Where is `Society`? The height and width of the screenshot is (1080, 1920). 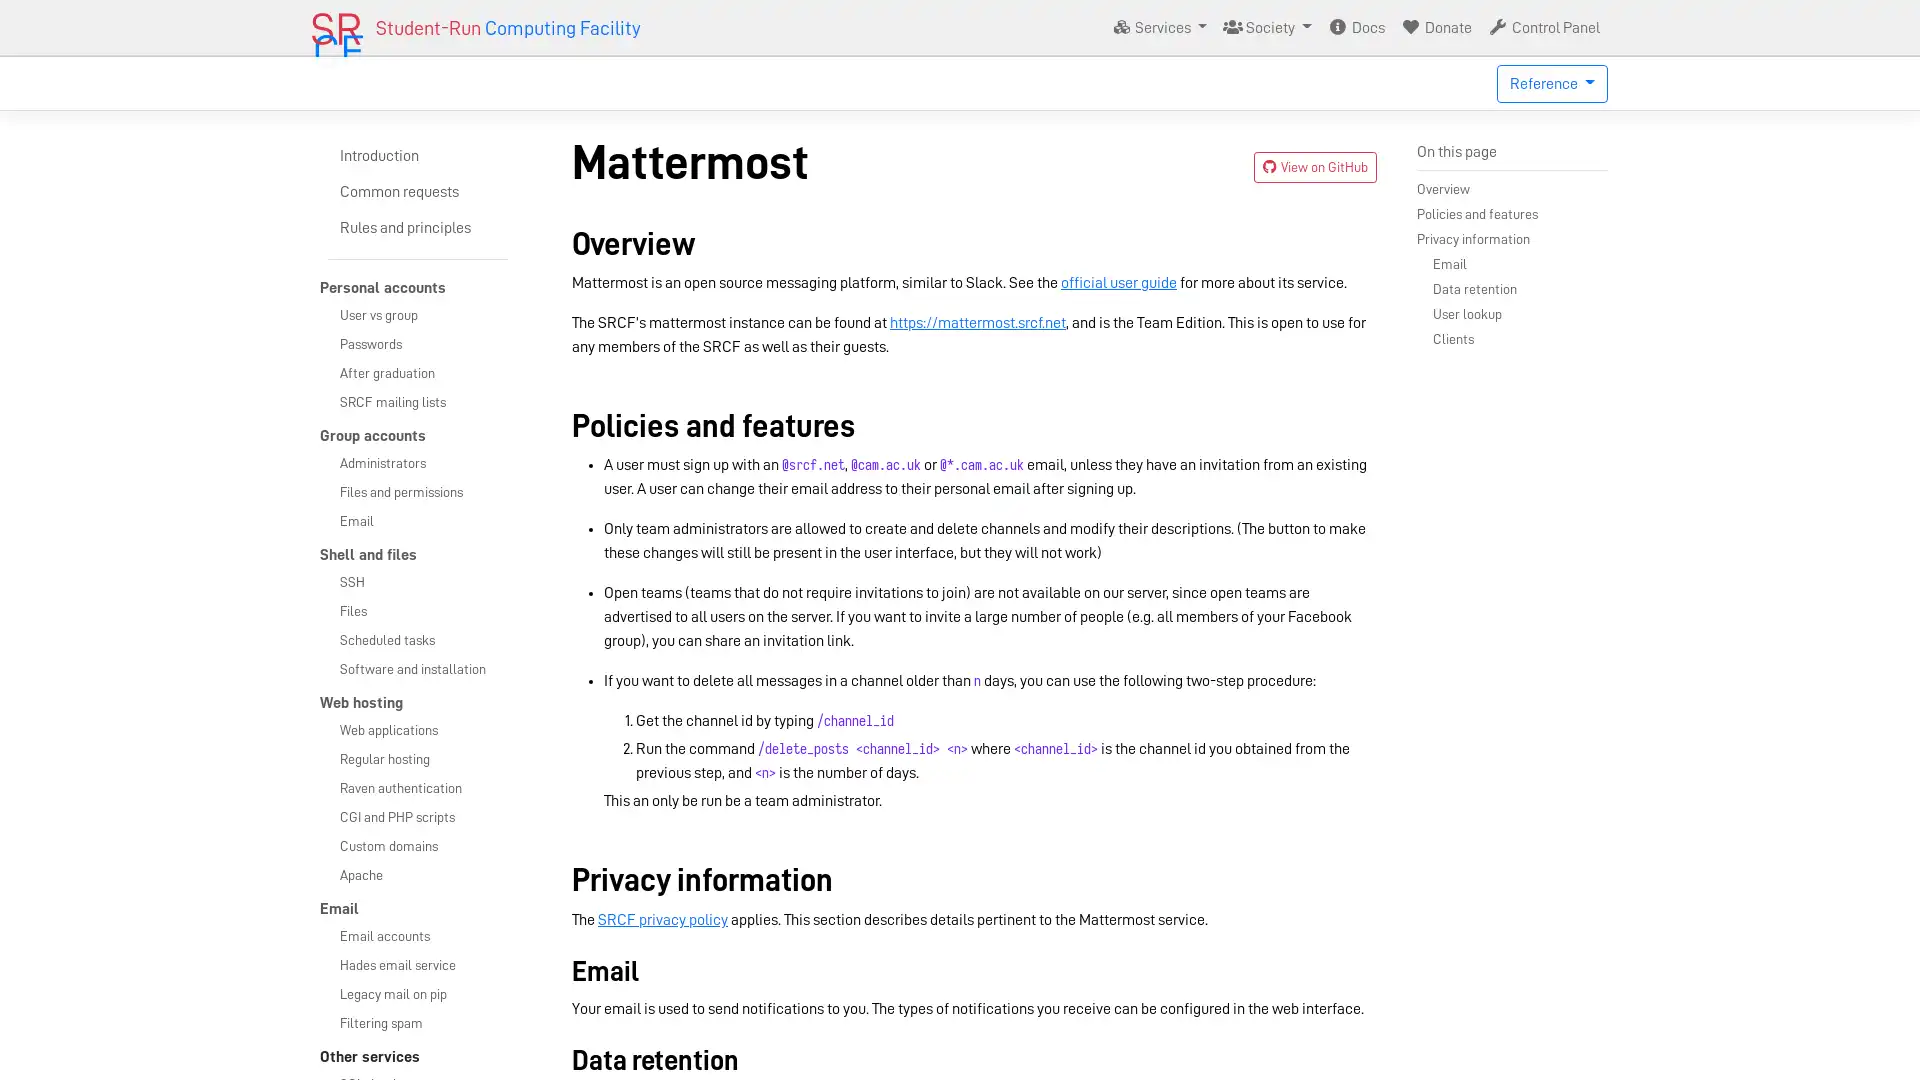 Society is located at coordinates (1266, 27).